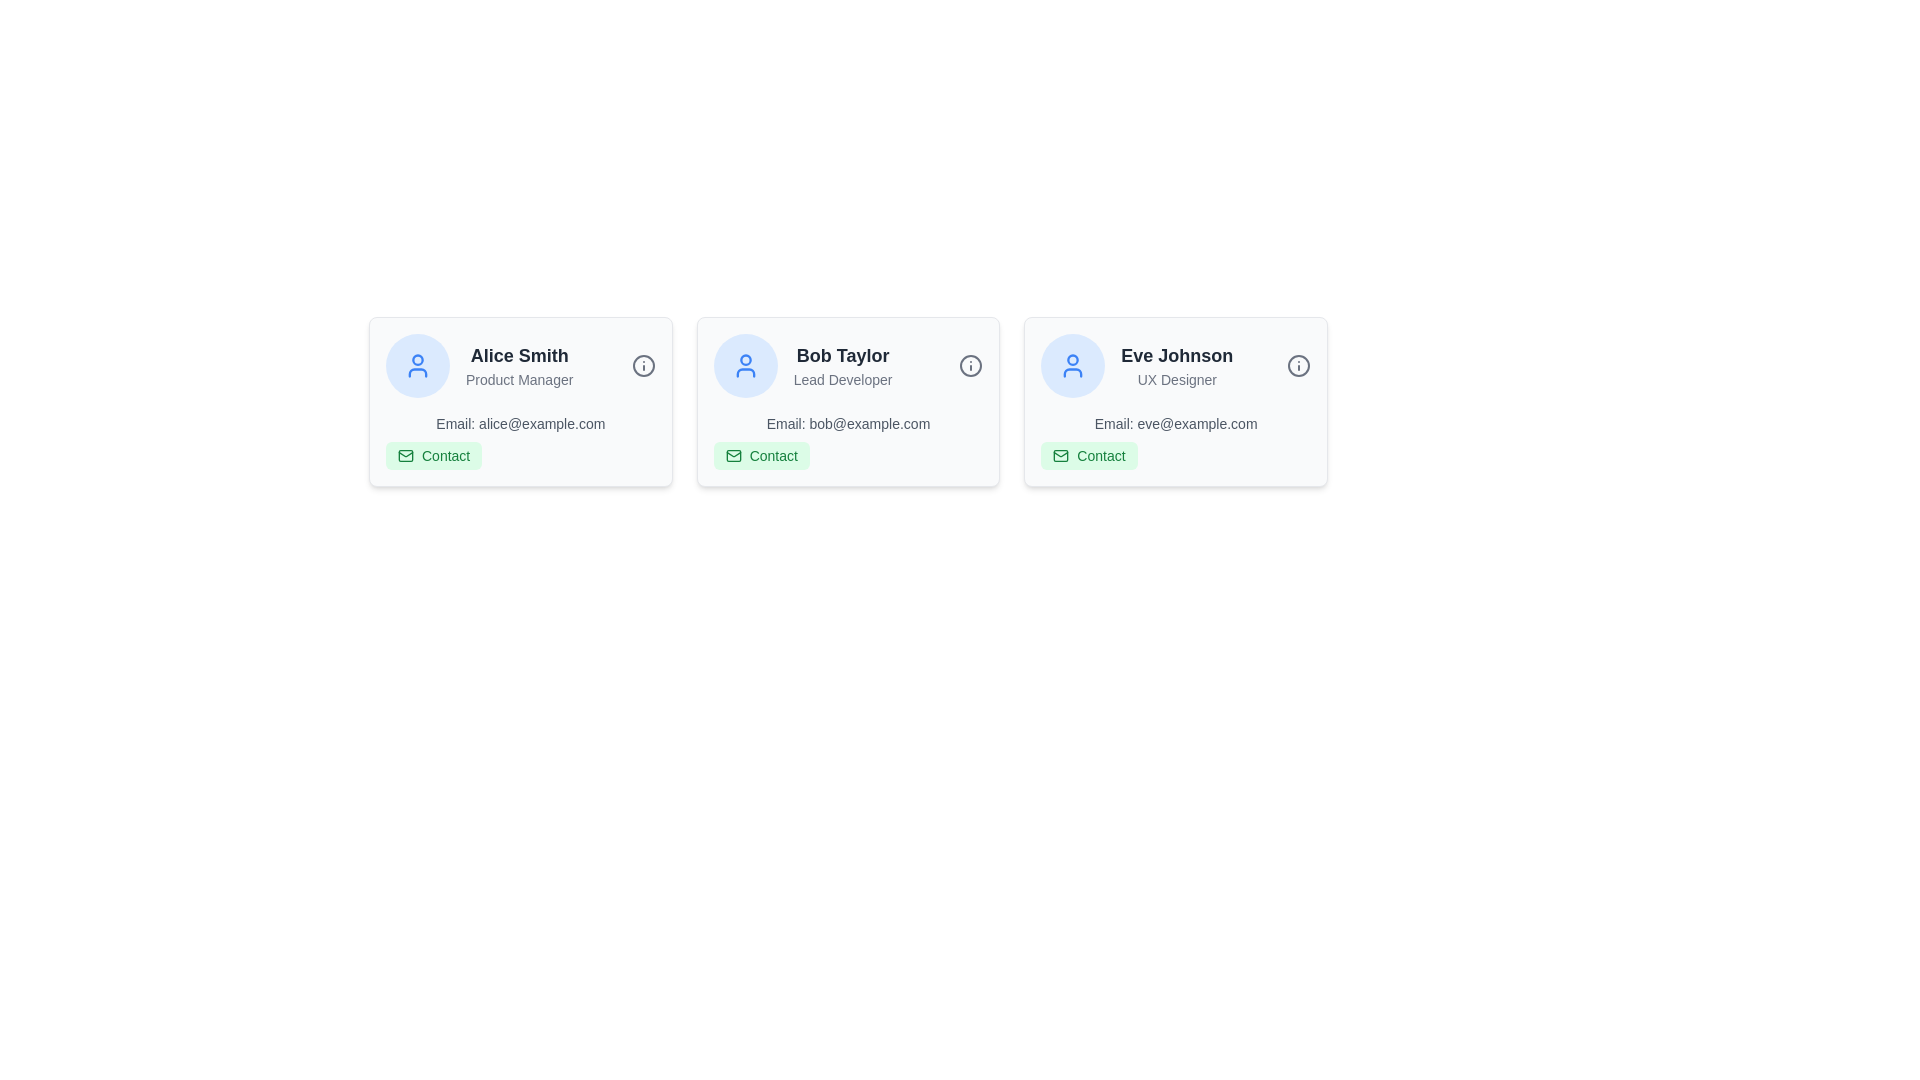 The height and width of the screenshot is (1080, 1920). I want to click on the information icon located in the top-right corner of the 'Eve Johnson UX Designer' card, adjacent to her name and job title, so click(1299, 366).